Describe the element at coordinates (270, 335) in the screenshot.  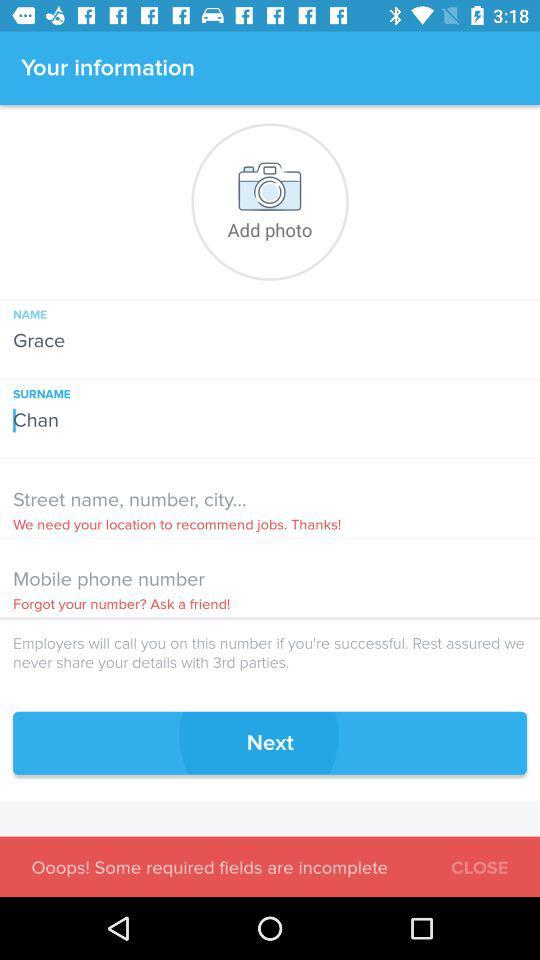
I see `grace` at that location.